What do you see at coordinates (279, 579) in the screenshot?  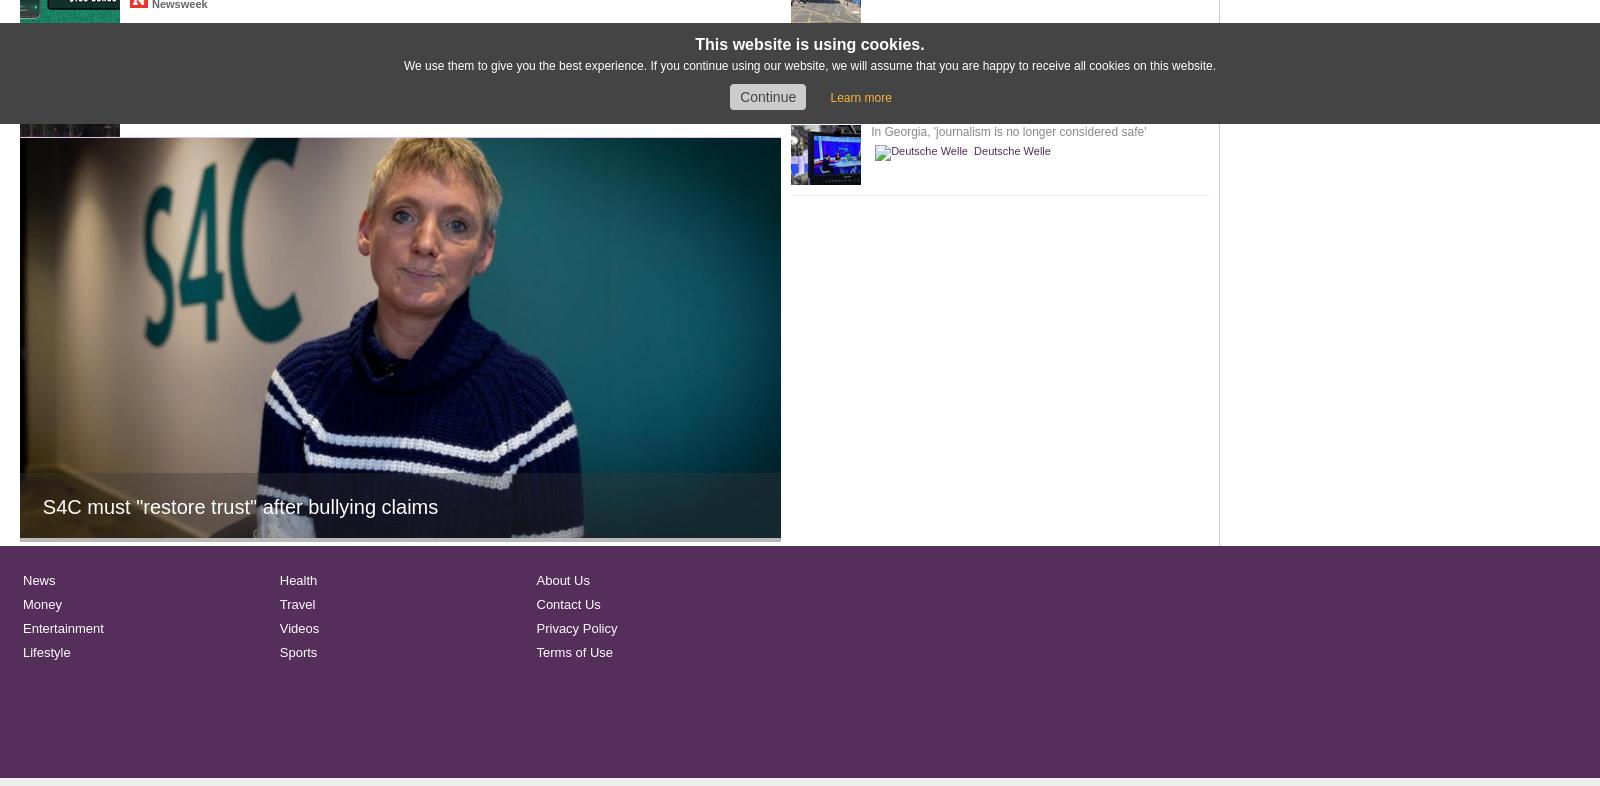 I see `'Health'` at bounding box center [279, 579].